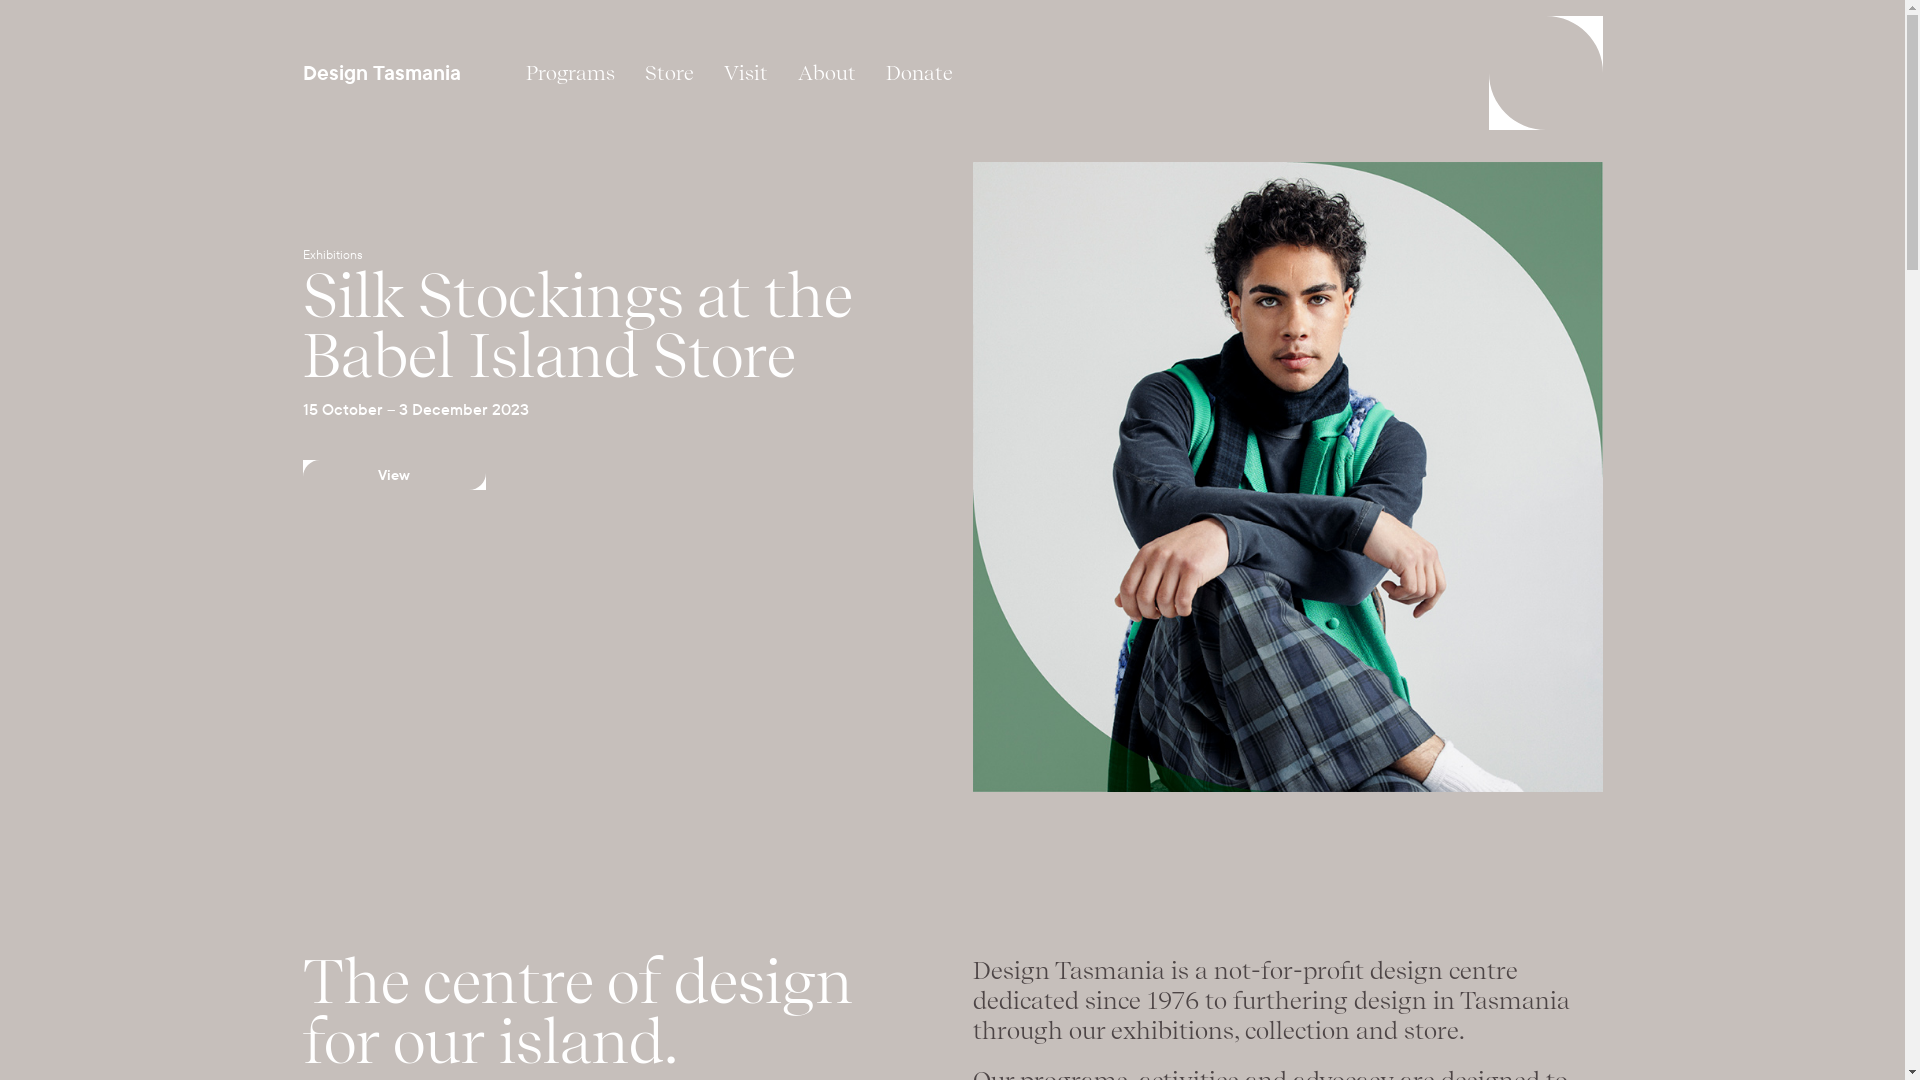  What do you see at coordinates (825, 72) in the screenshot?
I see `'About'` at bounding box center [825, 72].